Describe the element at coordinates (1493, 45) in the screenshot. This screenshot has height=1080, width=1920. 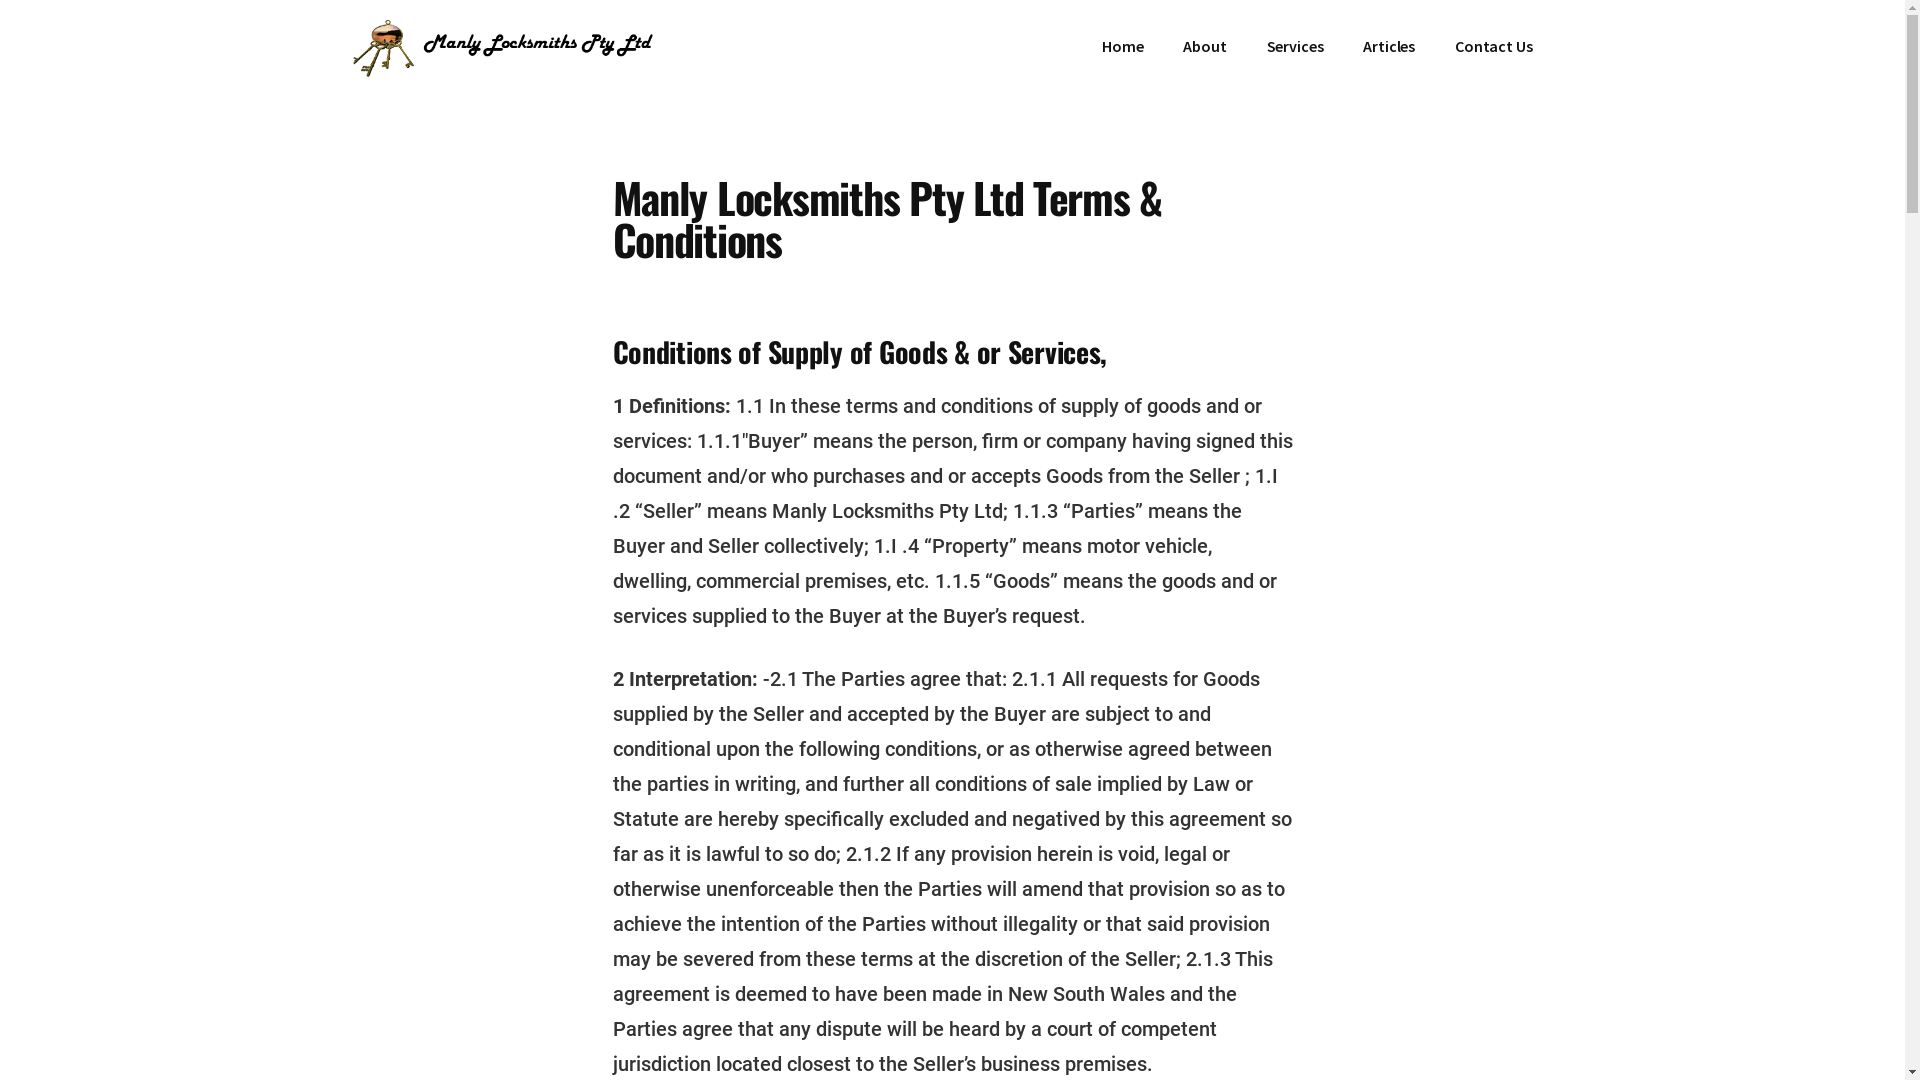
I see `'Contact Us'` at that location.